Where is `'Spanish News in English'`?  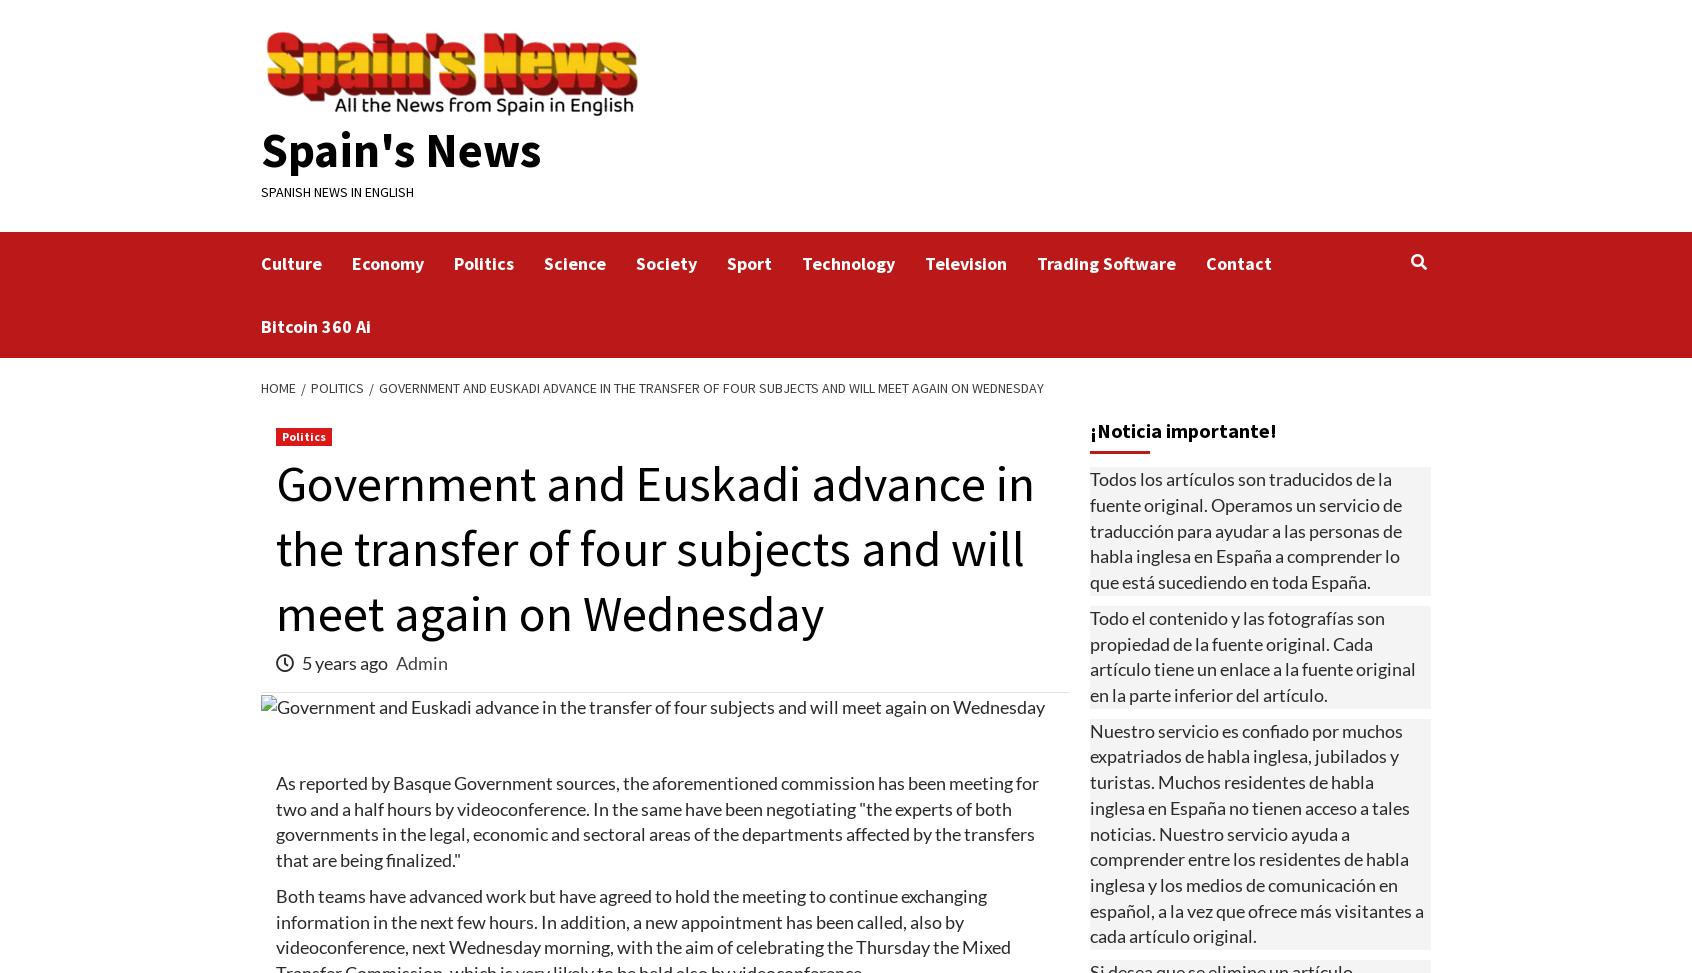
'Spanish News in English' is located at coordinates (336, 190).